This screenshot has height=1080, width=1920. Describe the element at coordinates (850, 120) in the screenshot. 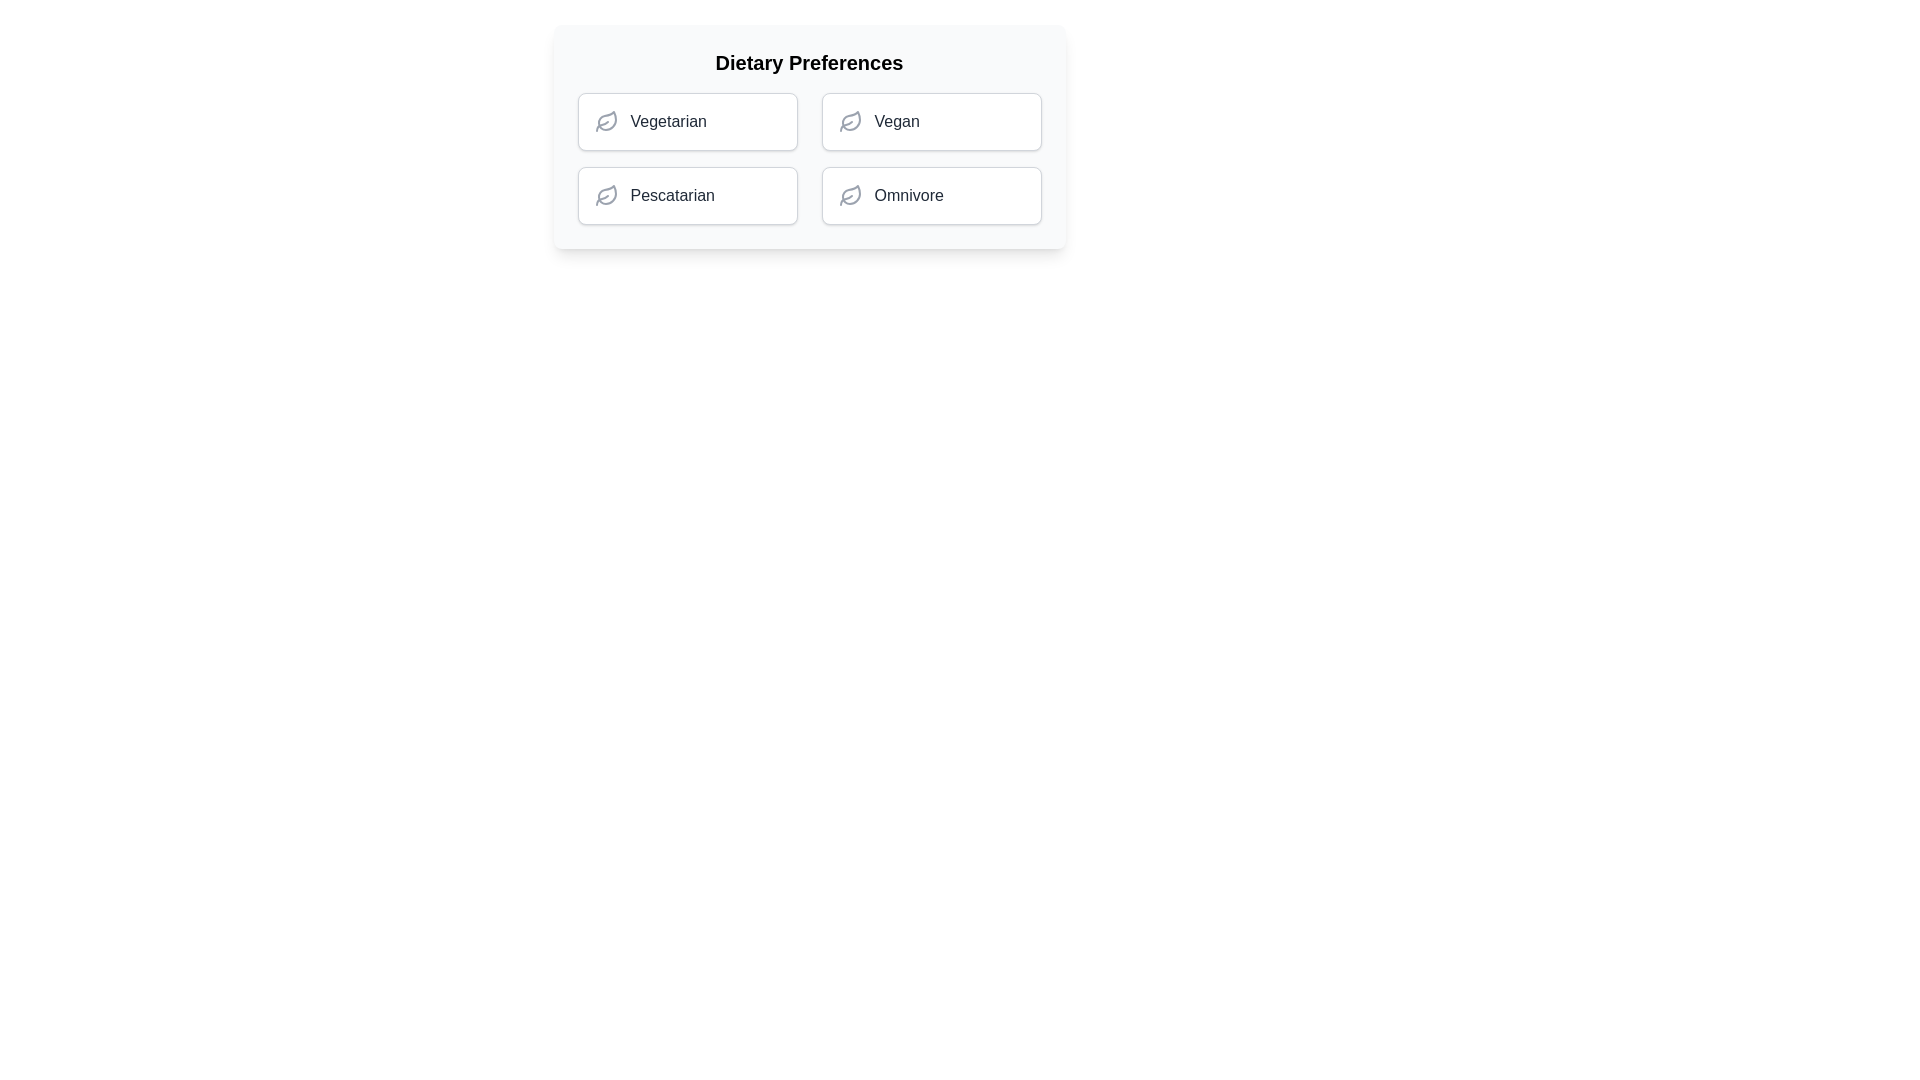

I see `the leaf icon representing the 'Vegan' dietary preference located in the top-right button of the 'Dietary Preferences' section` at that location.